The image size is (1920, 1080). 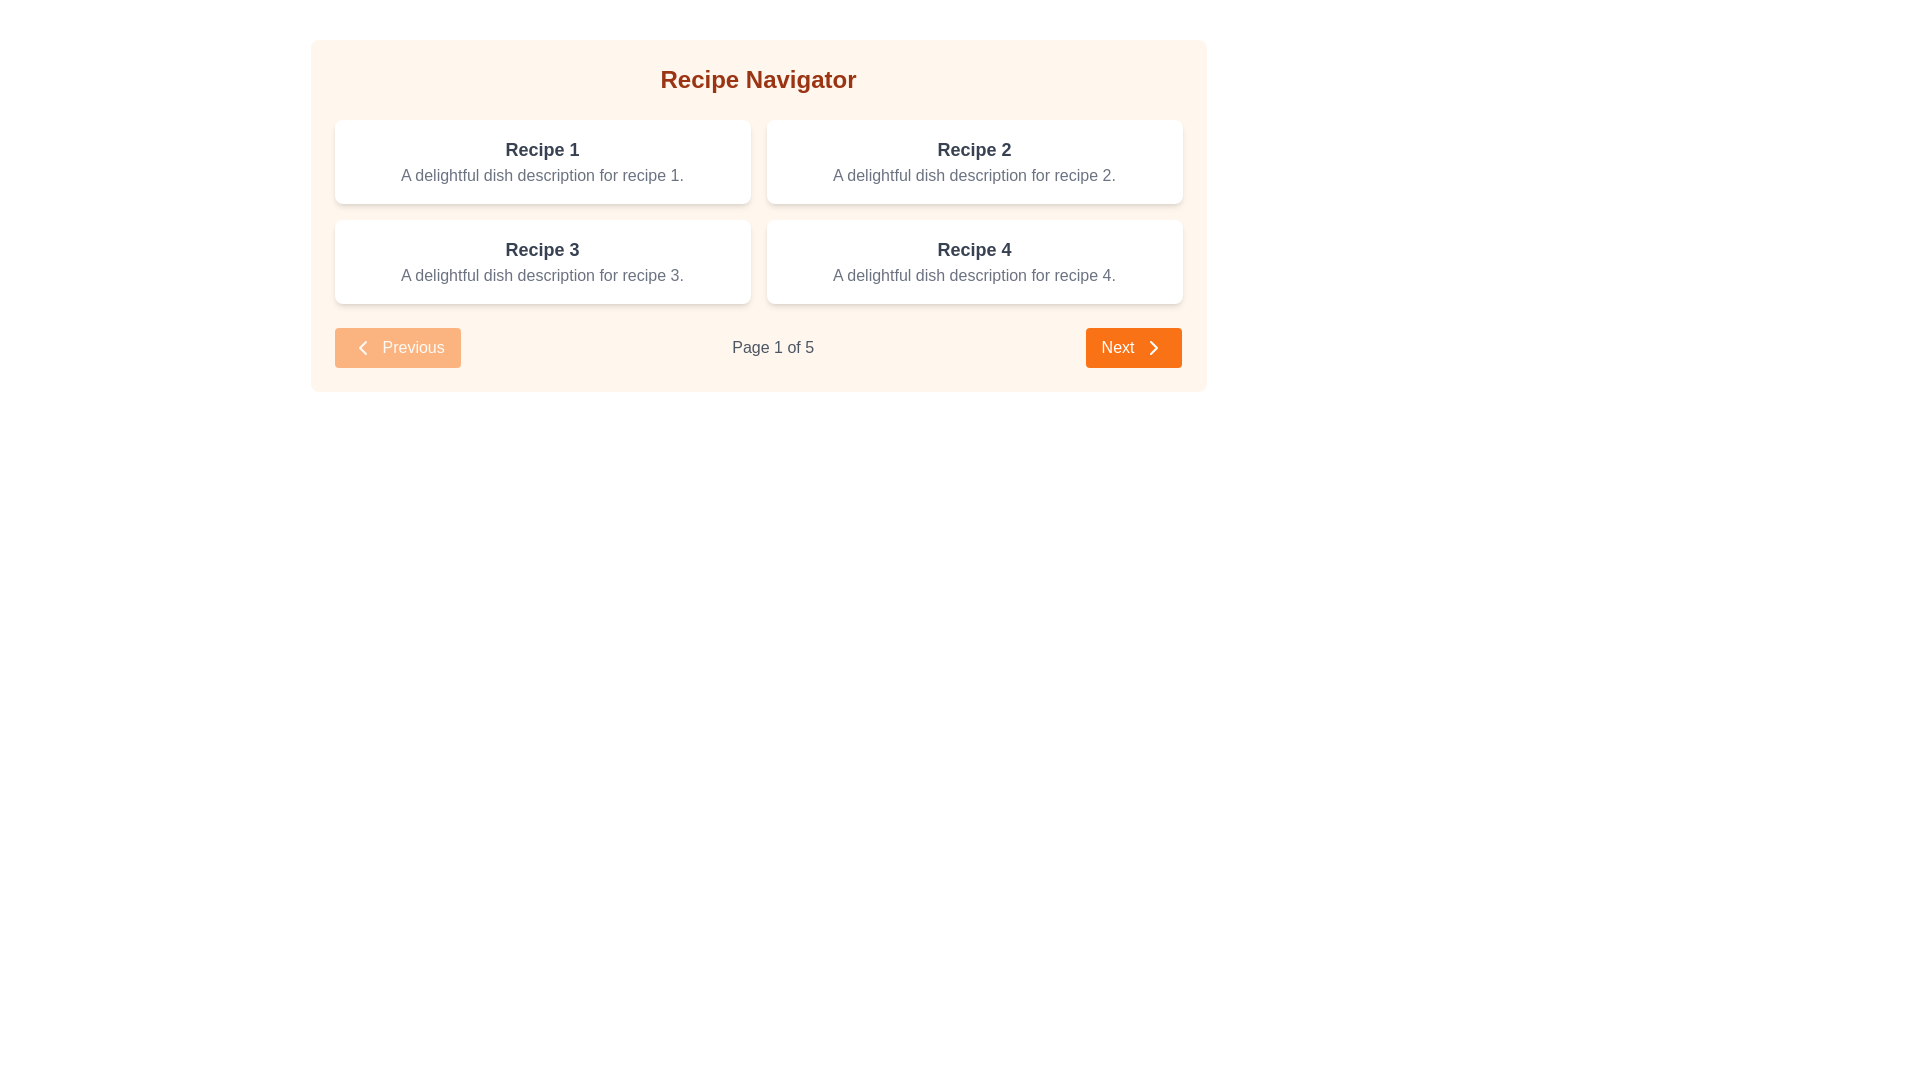 What do you see at coordinates (362, 346) in the screenshot?
I see `the left-facing chevron icon of the 'Previous' button` at bounding box center [362, 346].